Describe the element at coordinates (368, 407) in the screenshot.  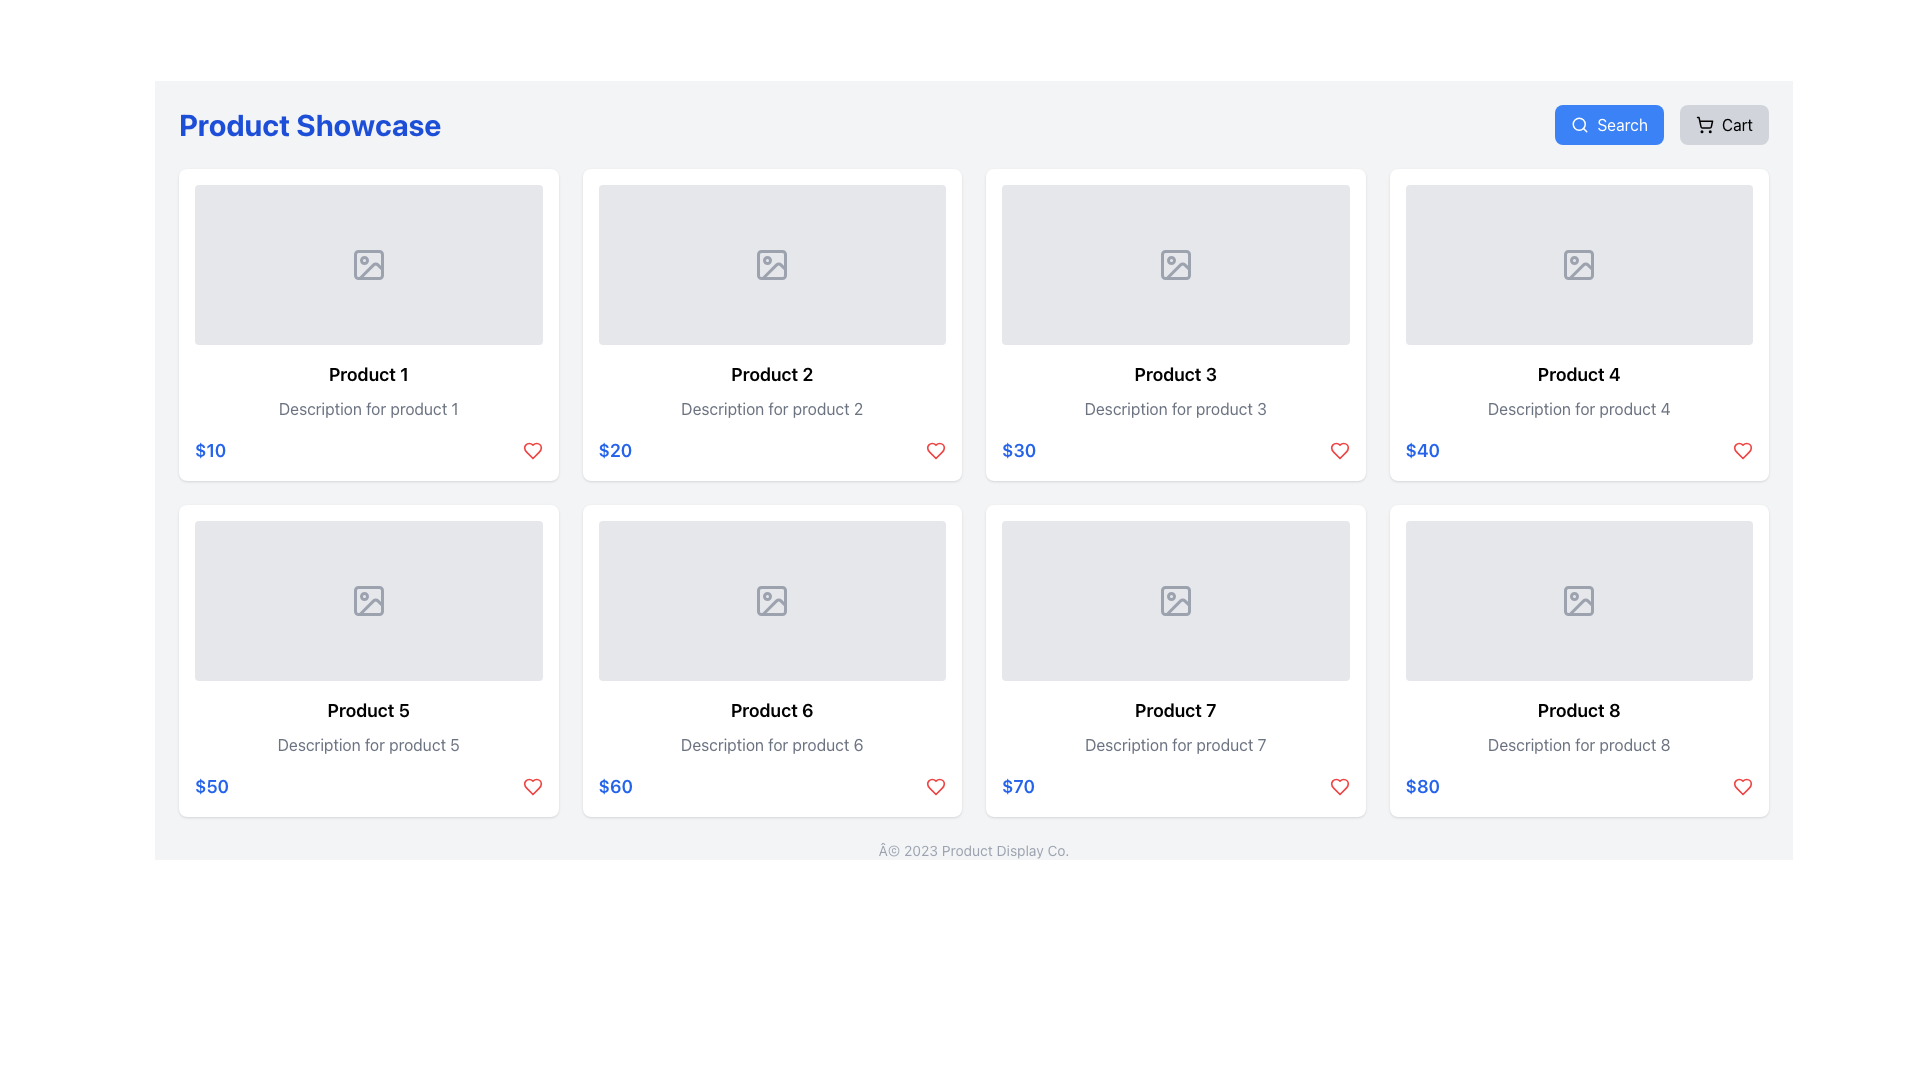
I see `the description text of 'Product 1', which is located beneath the title and above the price in the first card of the product grid` at that location.